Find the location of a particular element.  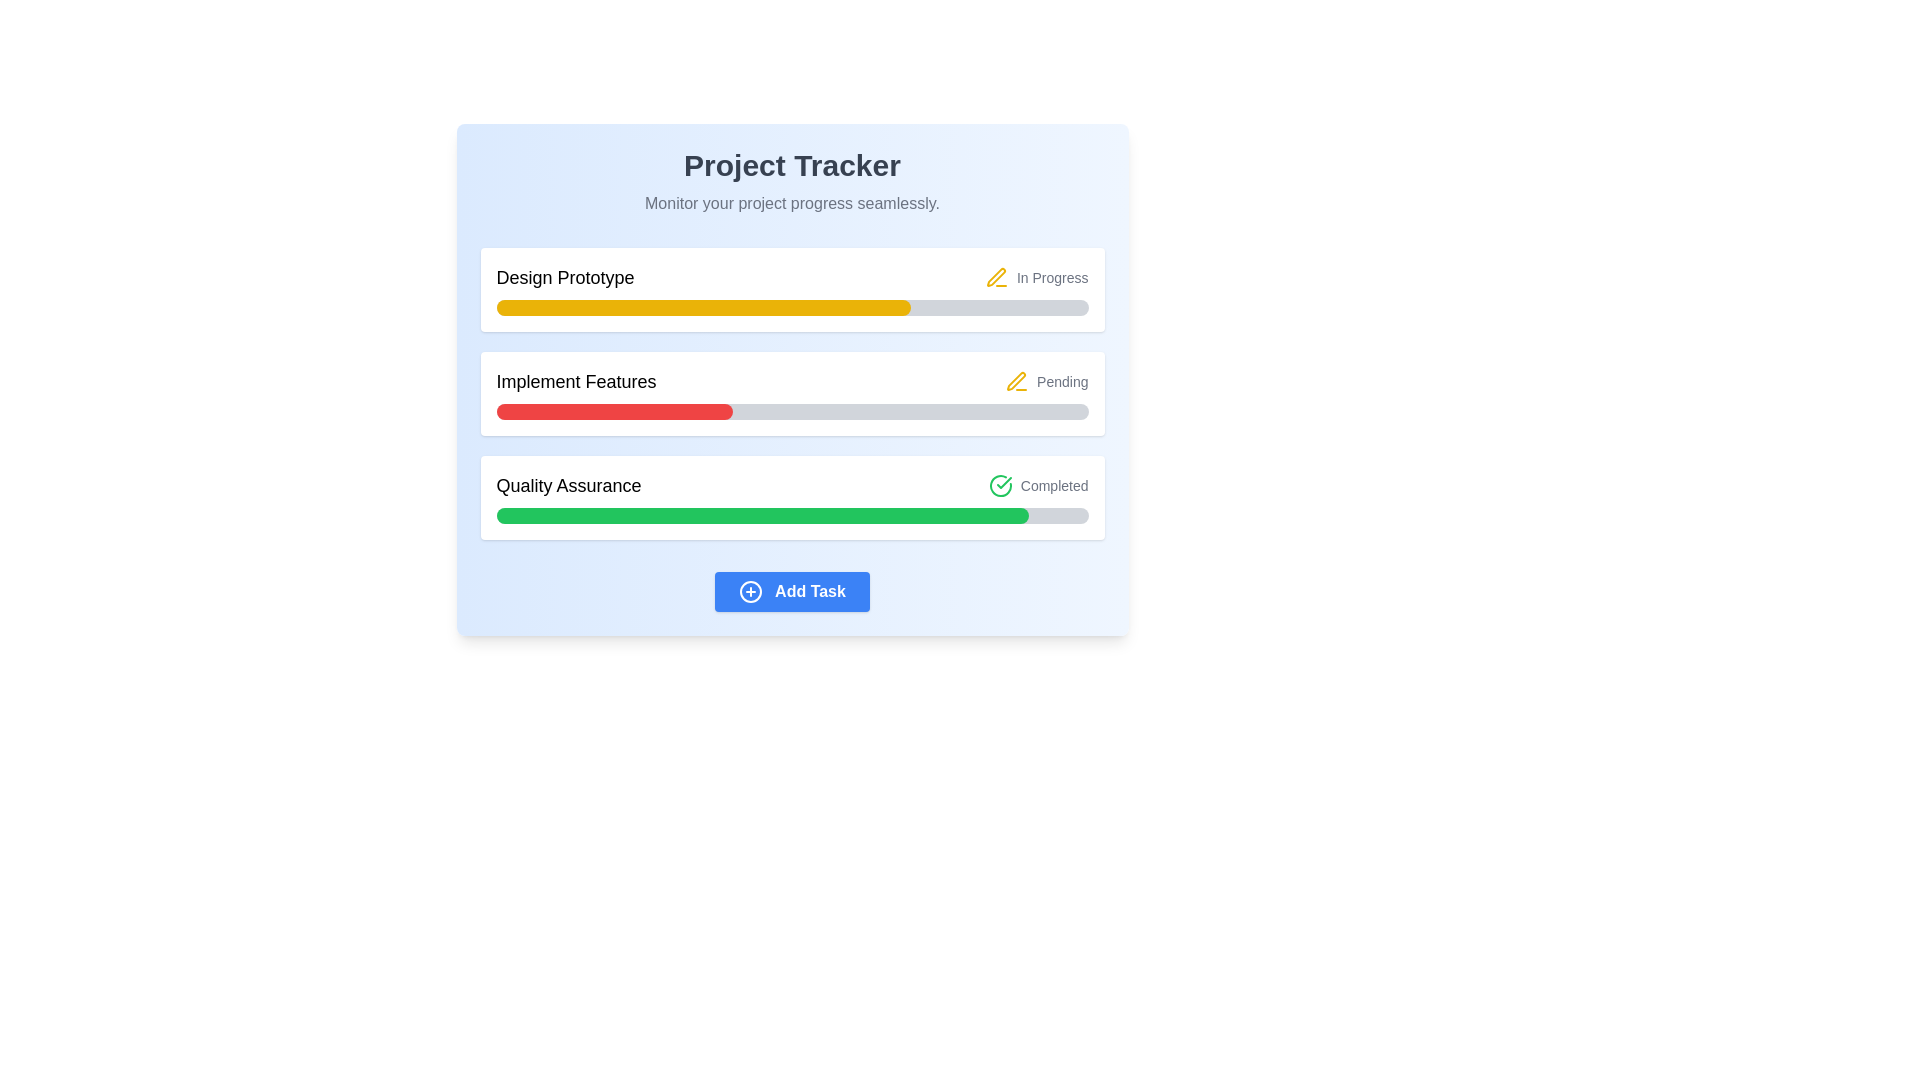

text label that says 'Completed', which is styled in light gray and located to the right of a green checkmark icon in the 'Quality Assurance' section is located at coordinates (1053, 486).